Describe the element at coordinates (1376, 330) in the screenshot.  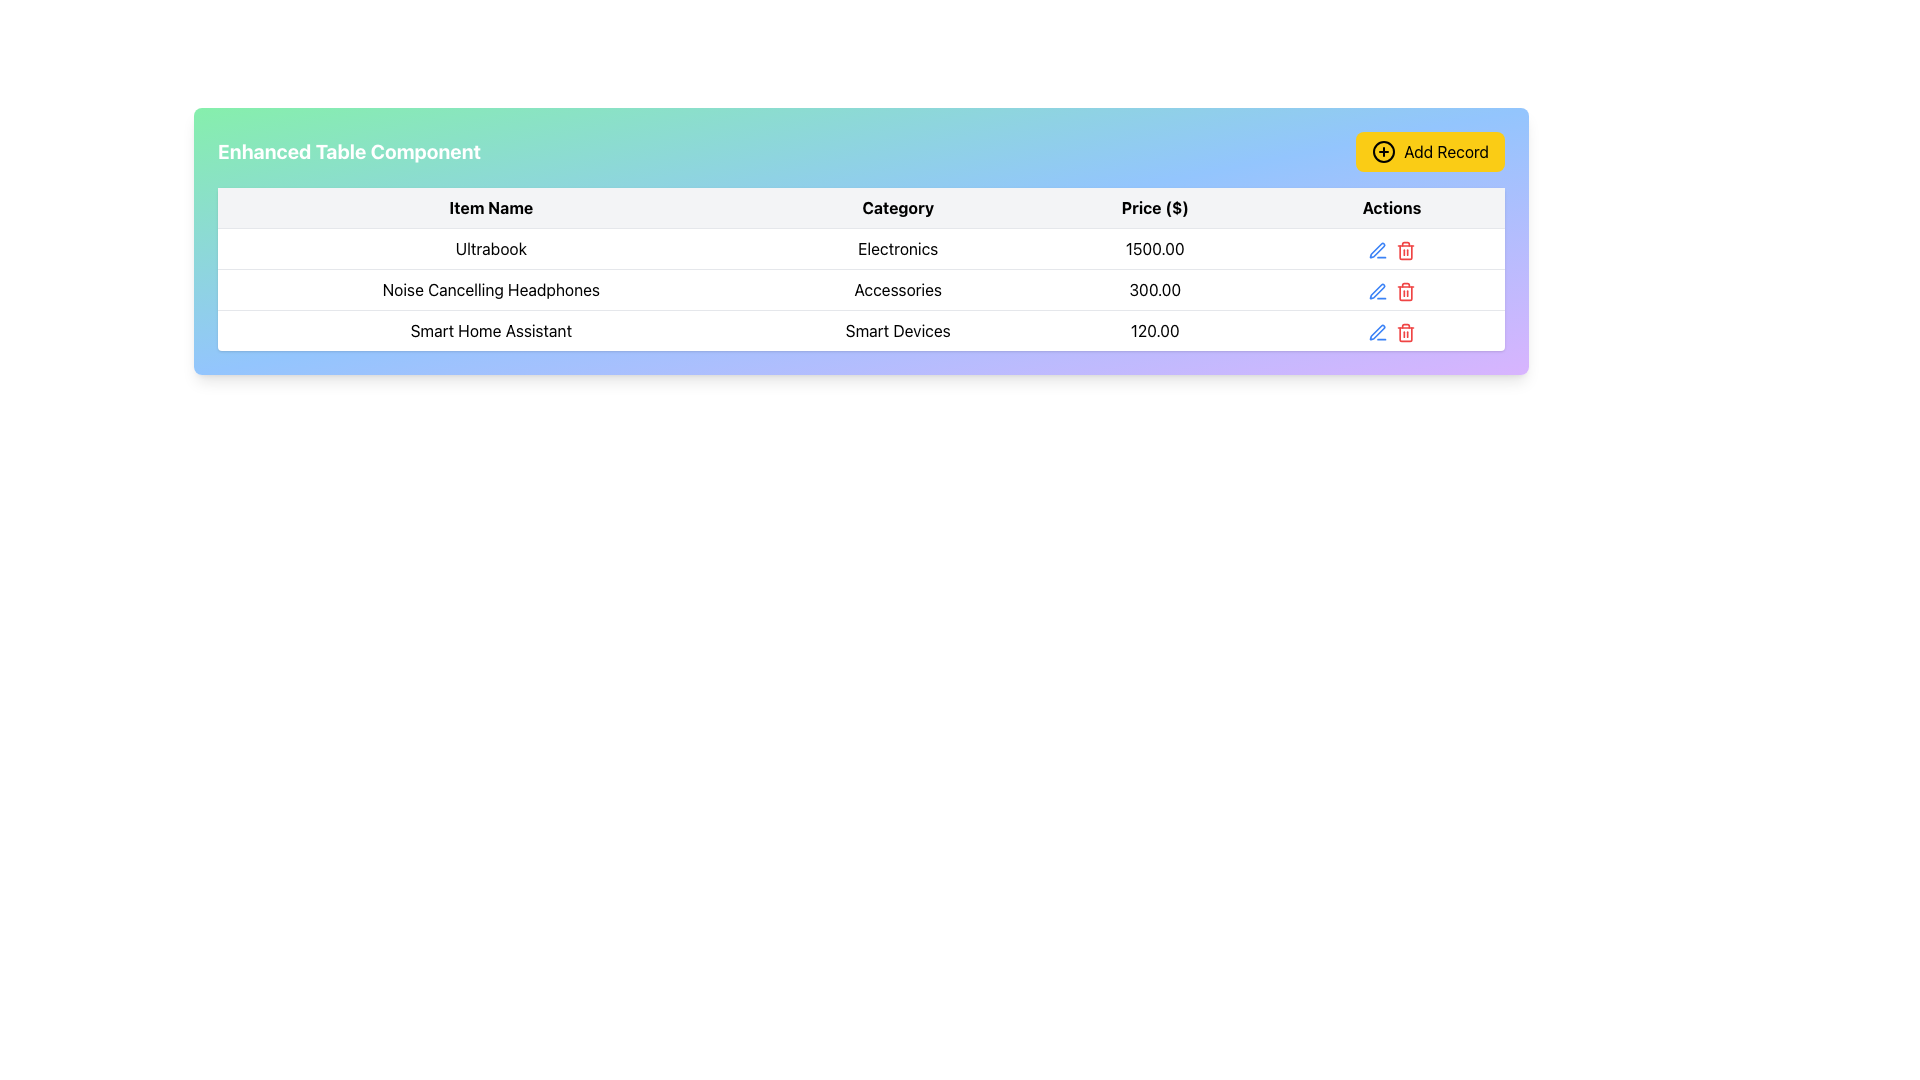
I see `the edit icon located in the 'Actions' column of the last row in the table to initiate editing` at that location.